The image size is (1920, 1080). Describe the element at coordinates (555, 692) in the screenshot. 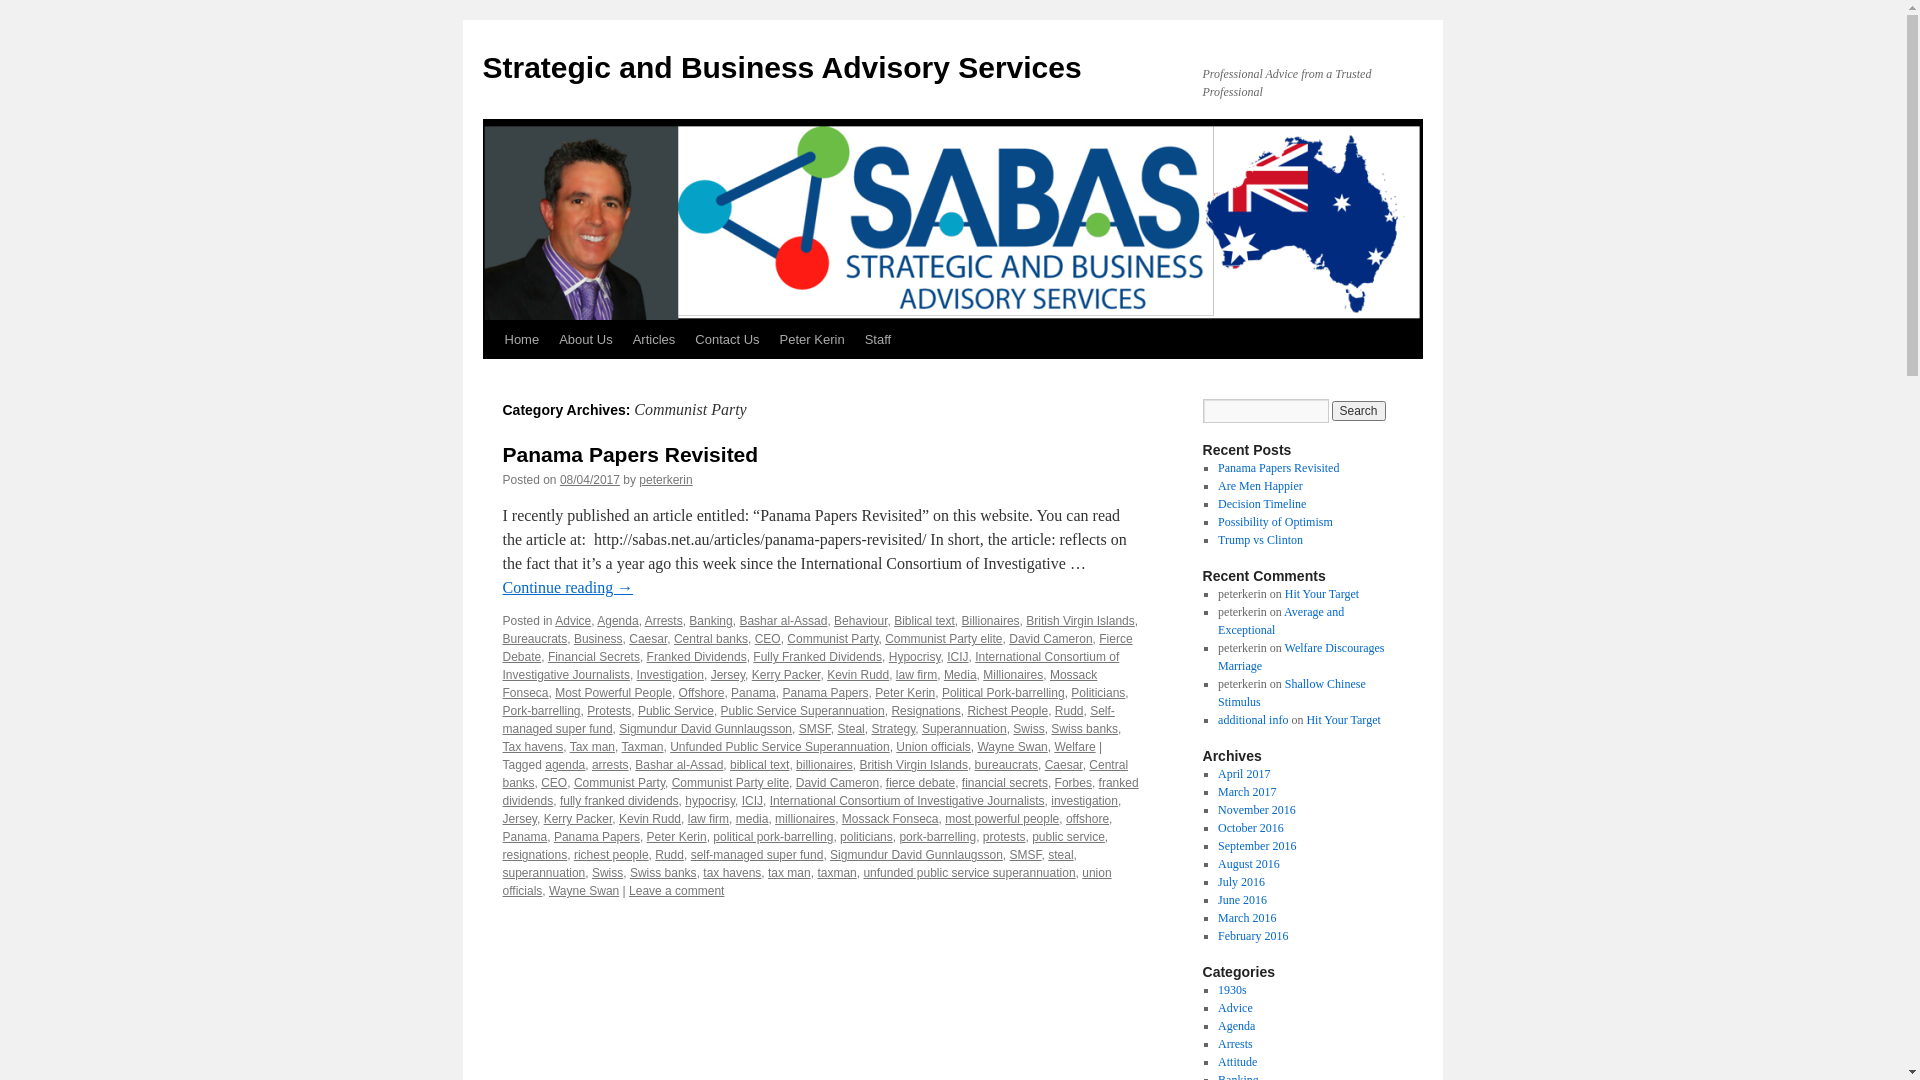

I see `'Most Powerful People'` at that location.